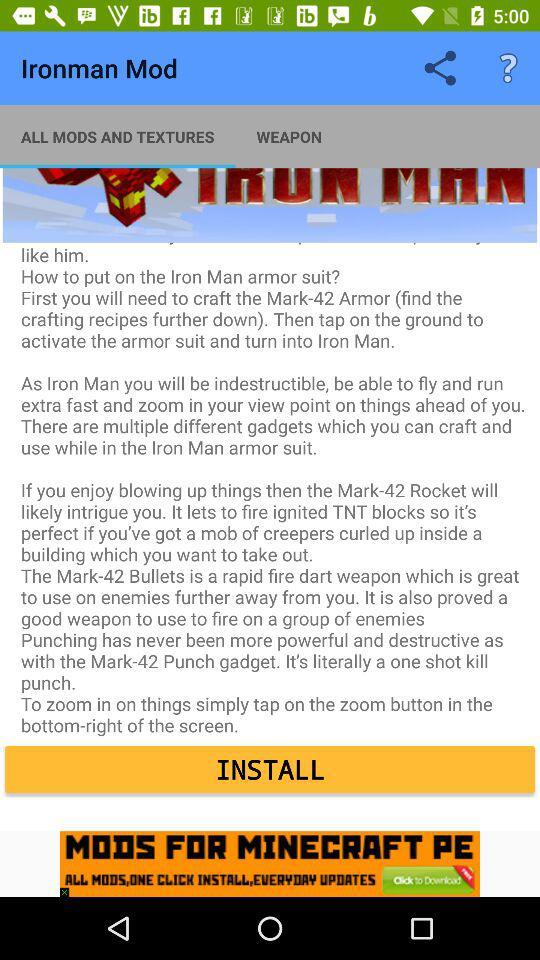 The height and width of the screenshot is (960, 540). What do you see at coordinates (270, 768) in the screenshot?
I see `the item below the the iron man icon` at bounding box center [270, 768].